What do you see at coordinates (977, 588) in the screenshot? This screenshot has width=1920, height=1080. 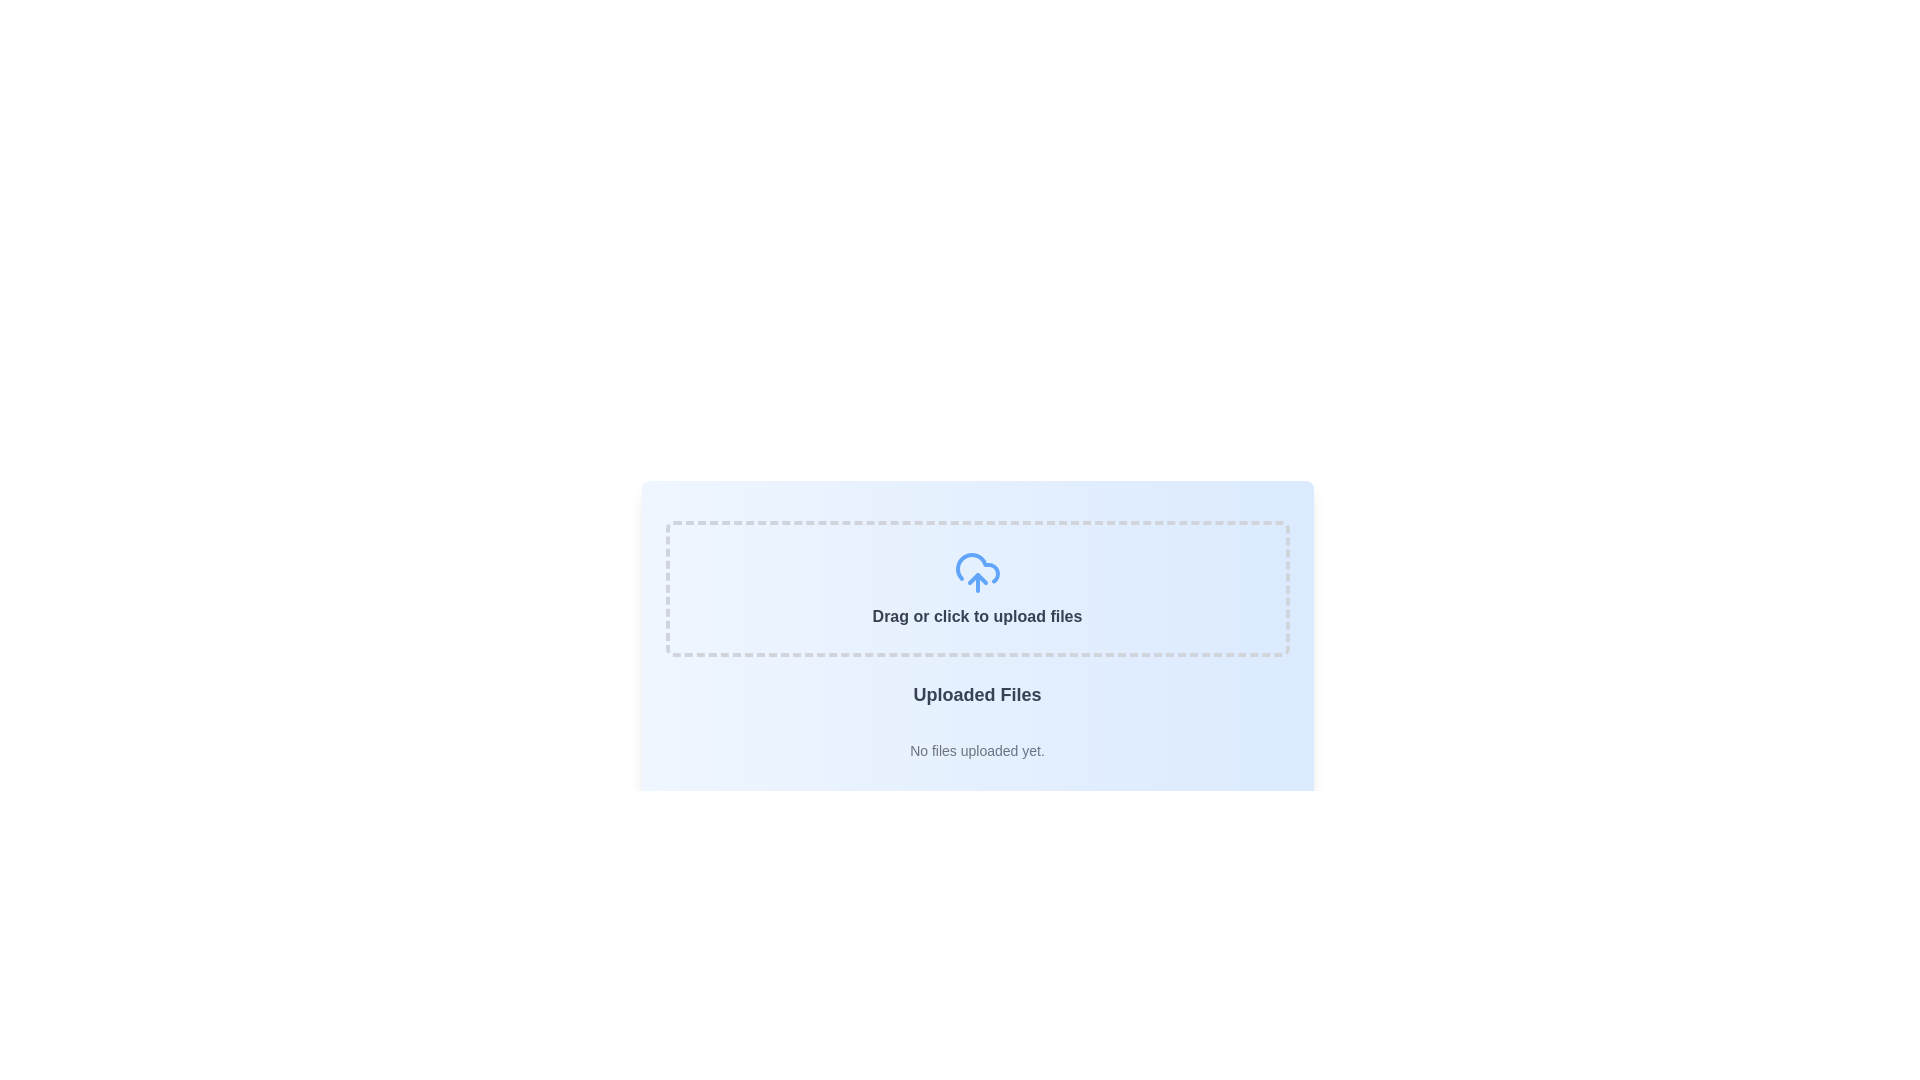 I see `the File upload area` at bounding box center [977, 588].